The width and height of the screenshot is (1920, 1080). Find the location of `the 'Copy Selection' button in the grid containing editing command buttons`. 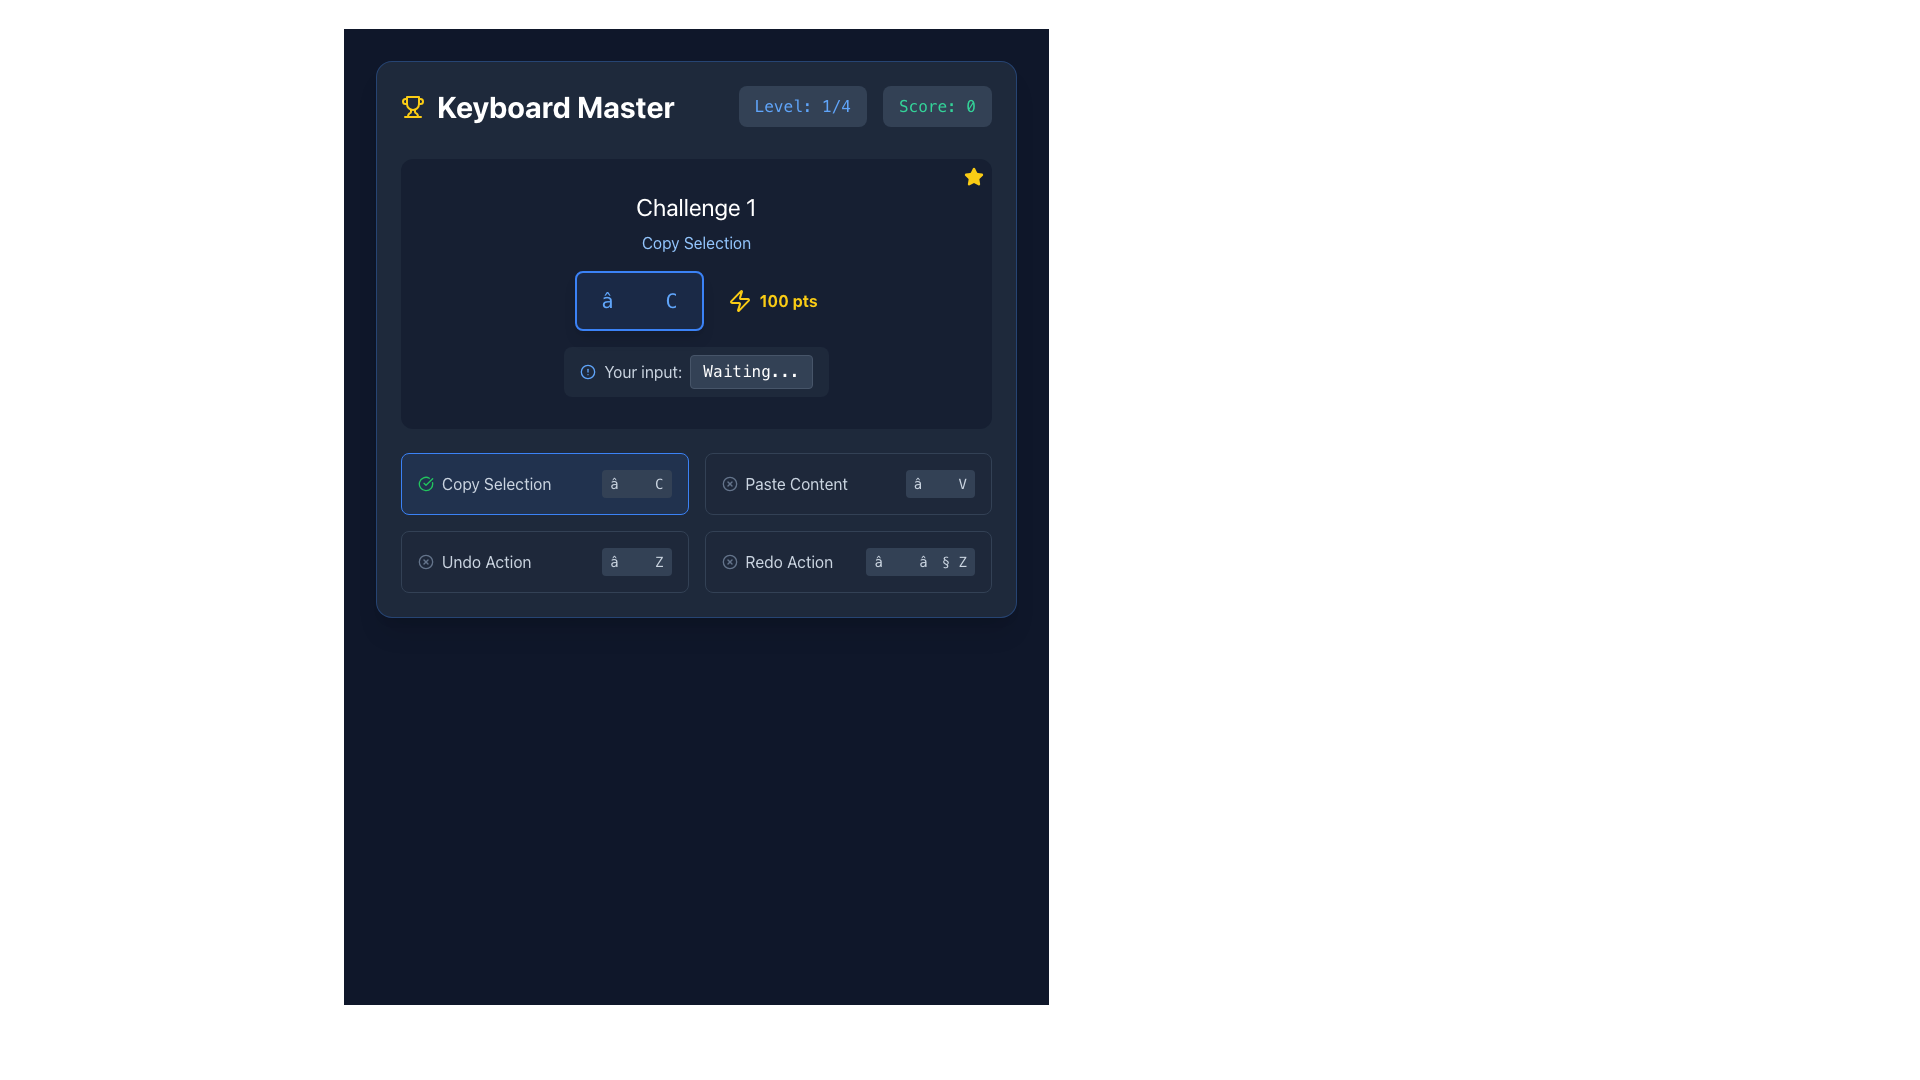

the 'Copy Selection' button in the grid containing editing command buttons is located at coordinates (696, 522).